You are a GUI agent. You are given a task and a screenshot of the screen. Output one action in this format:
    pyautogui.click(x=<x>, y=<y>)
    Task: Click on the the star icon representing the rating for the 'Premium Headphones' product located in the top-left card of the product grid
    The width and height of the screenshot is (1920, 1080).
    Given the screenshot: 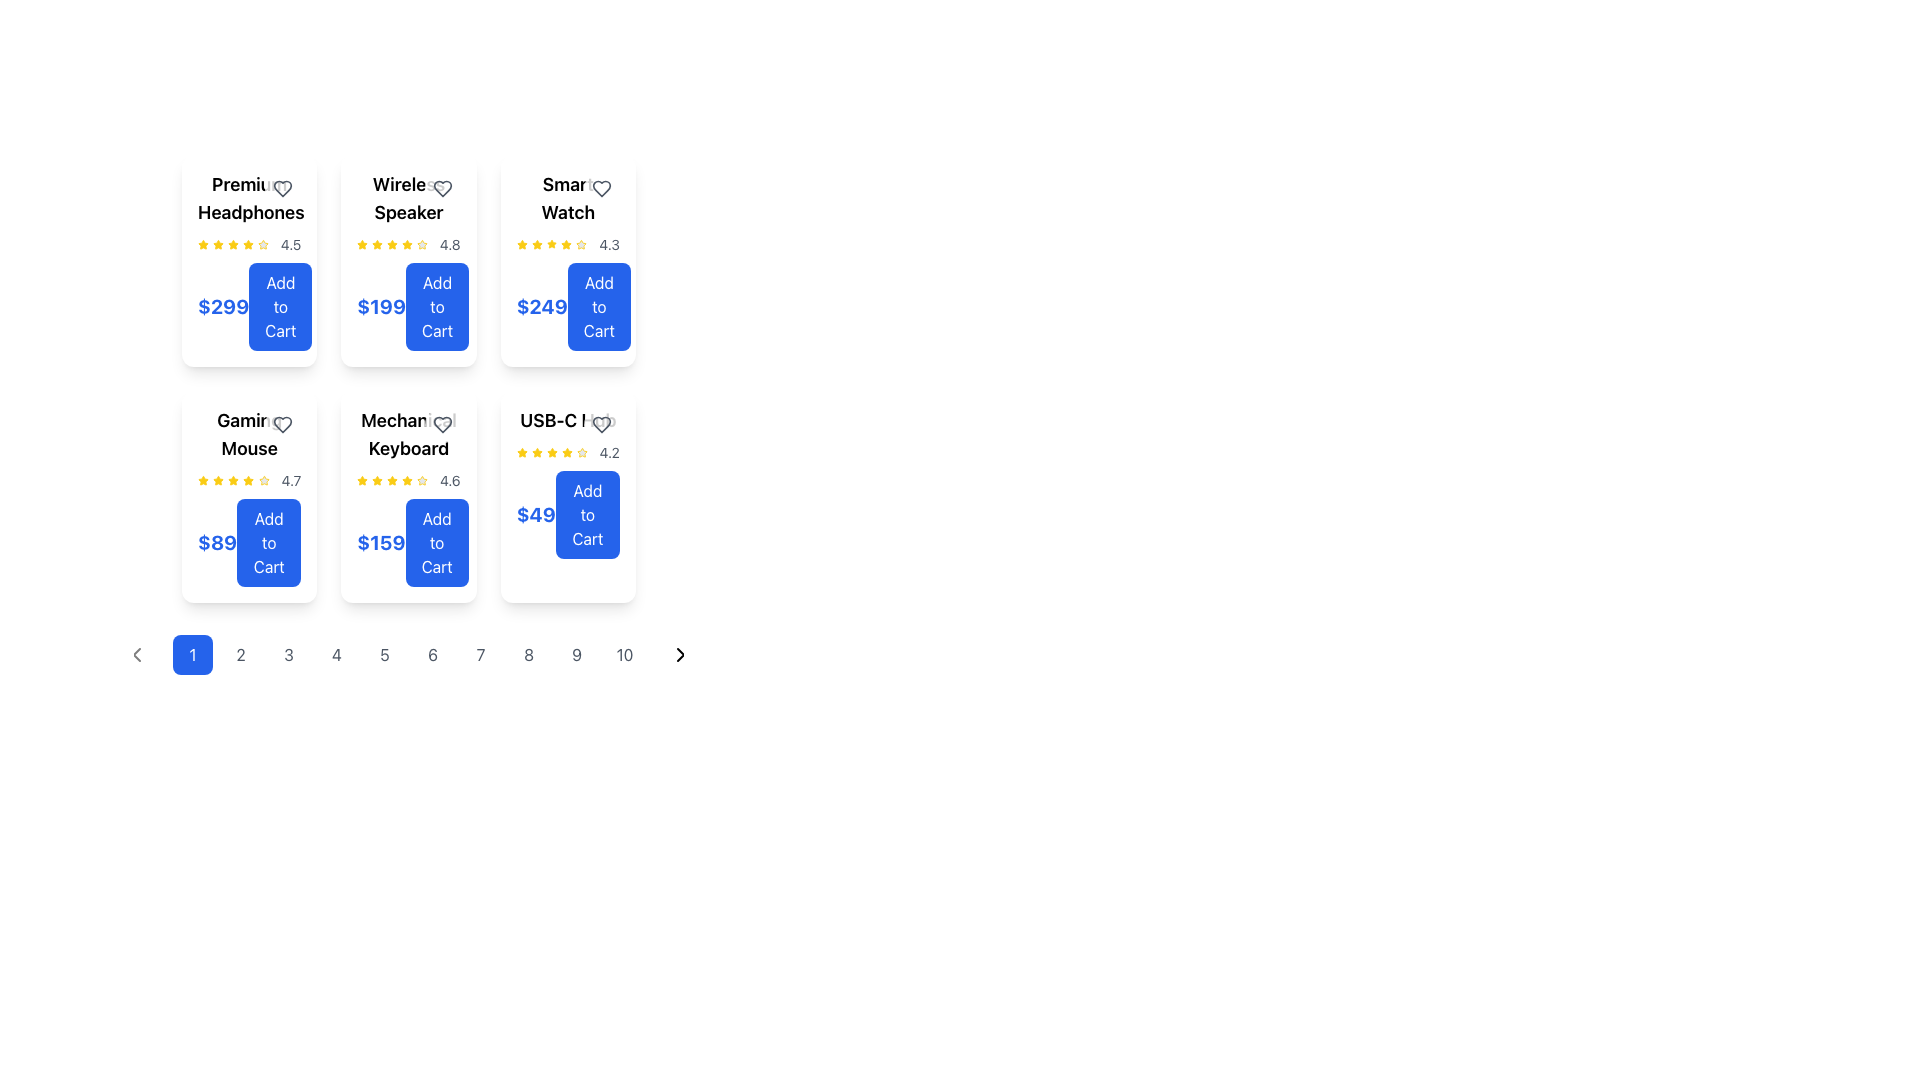 What is the action you would take?
    pyautogui.click(x=247, y=243)
    